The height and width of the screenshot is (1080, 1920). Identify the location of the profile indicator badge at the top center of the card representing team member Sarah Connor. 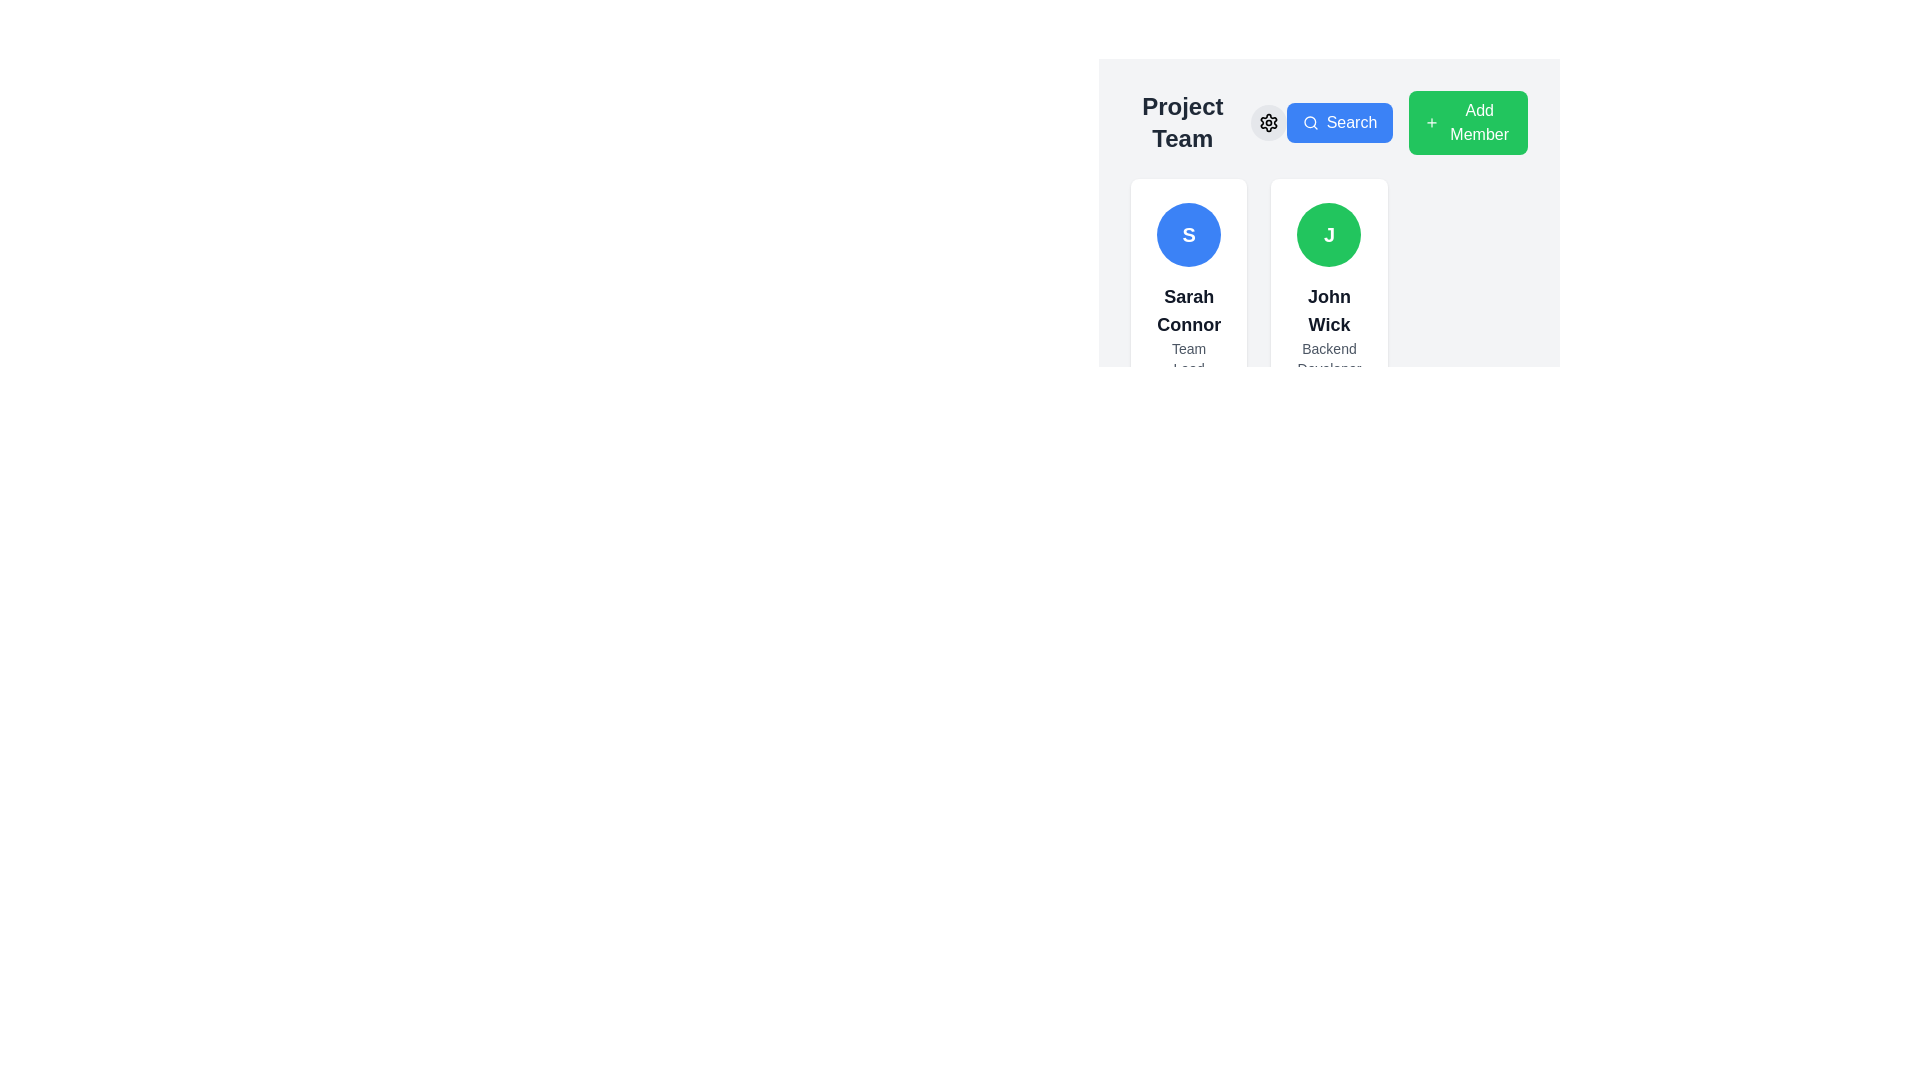
(1189, 234).